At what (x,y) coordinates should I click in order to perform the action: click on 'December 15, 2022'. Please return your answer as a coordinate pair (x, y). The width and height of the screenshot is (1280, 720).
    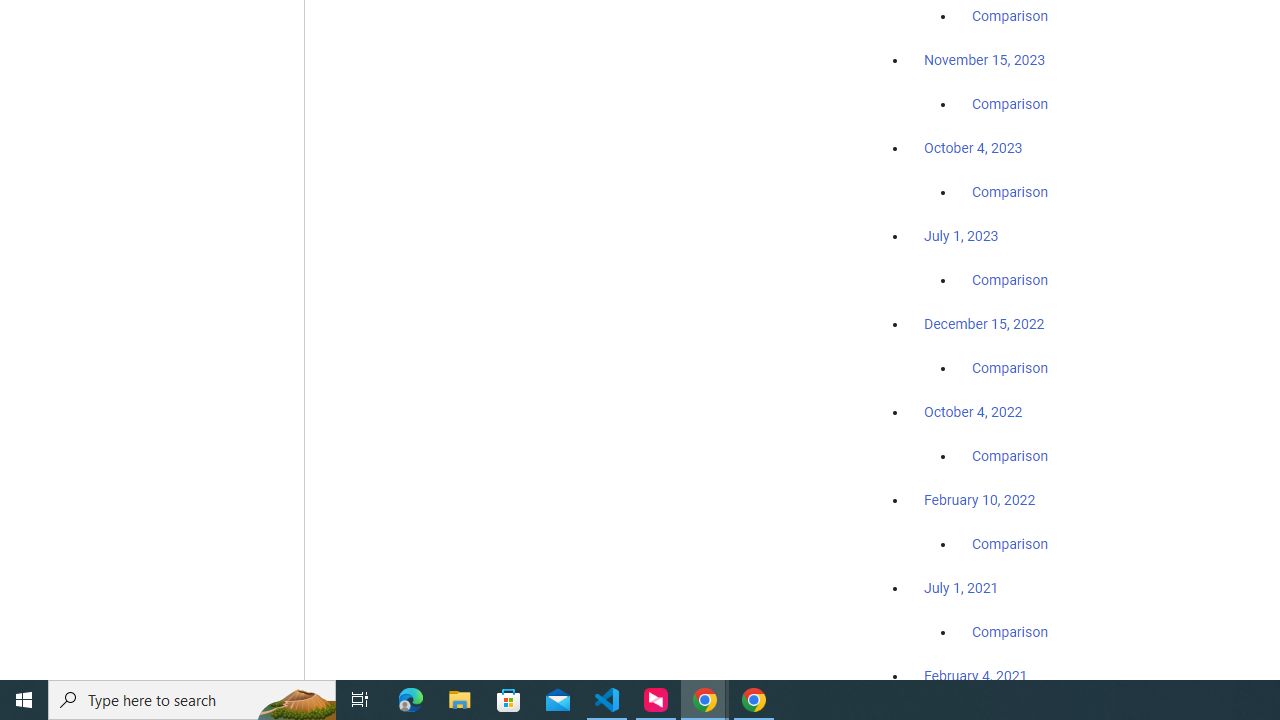
    Looking at the image, I should click on (984, 323).